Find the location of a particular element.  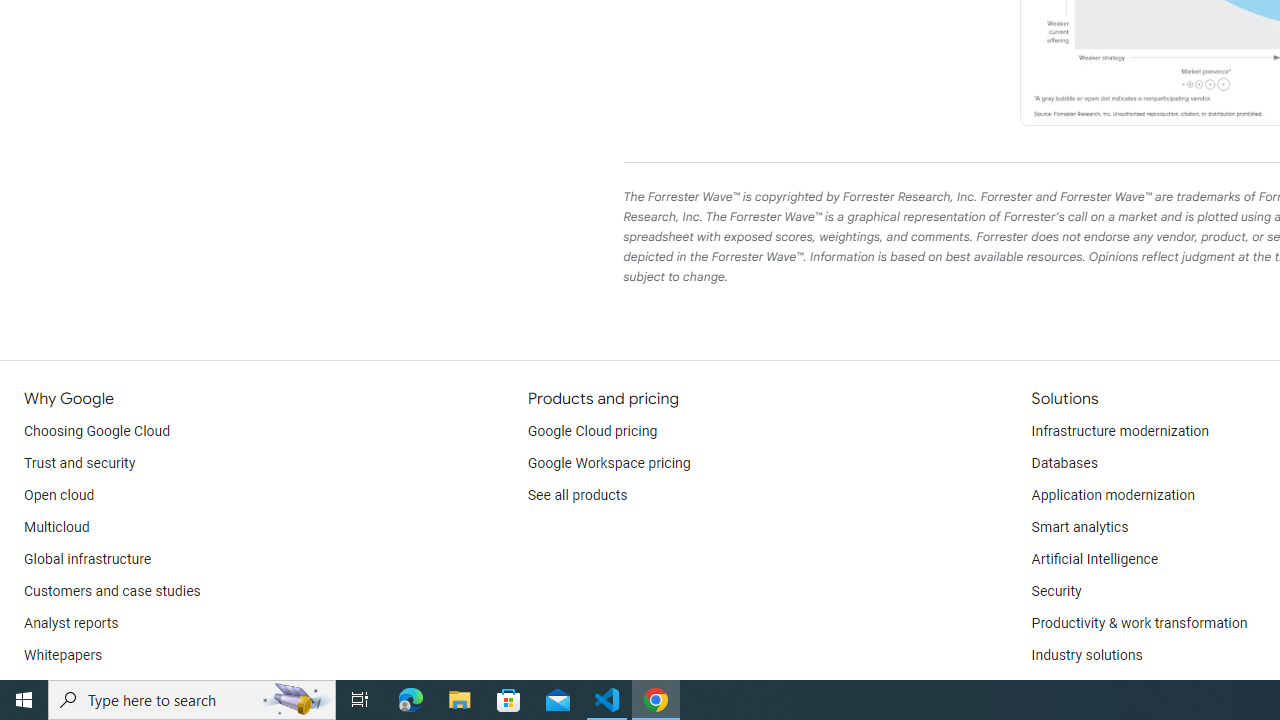

'Security' is located at coordinates (1055, 590).